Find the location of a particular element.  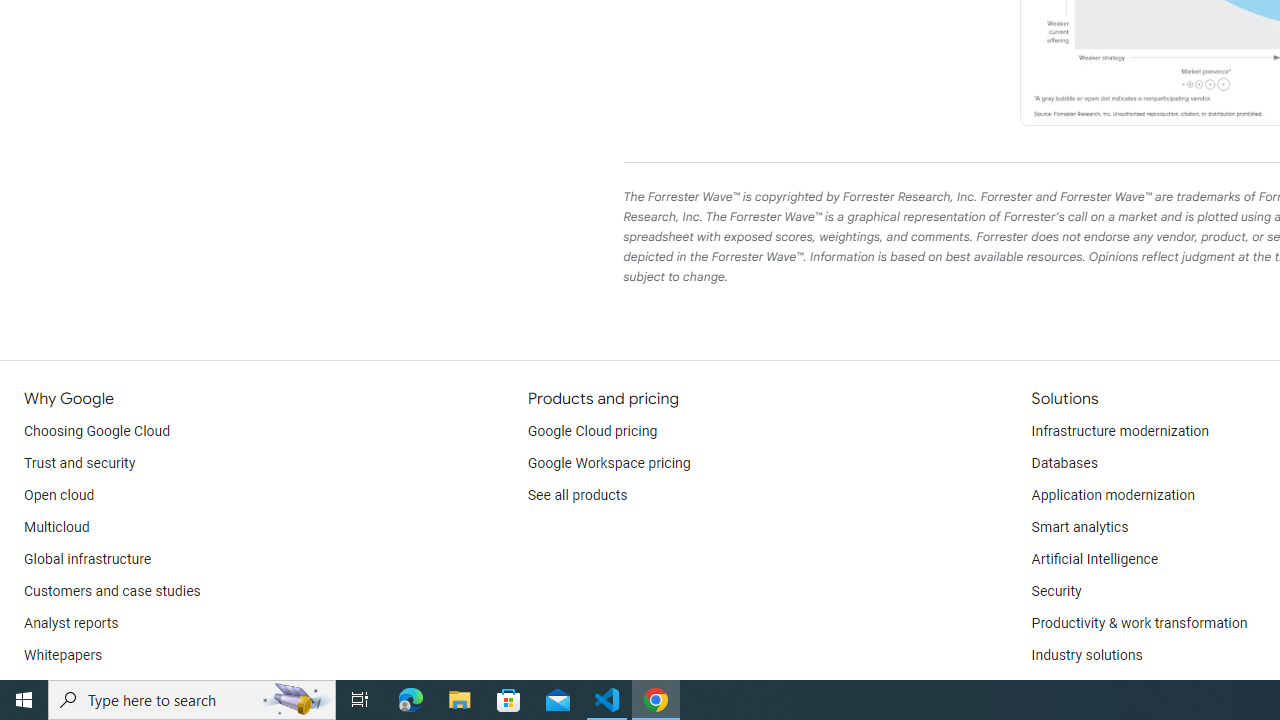

'Security' is located at coordinates (1055, 590).